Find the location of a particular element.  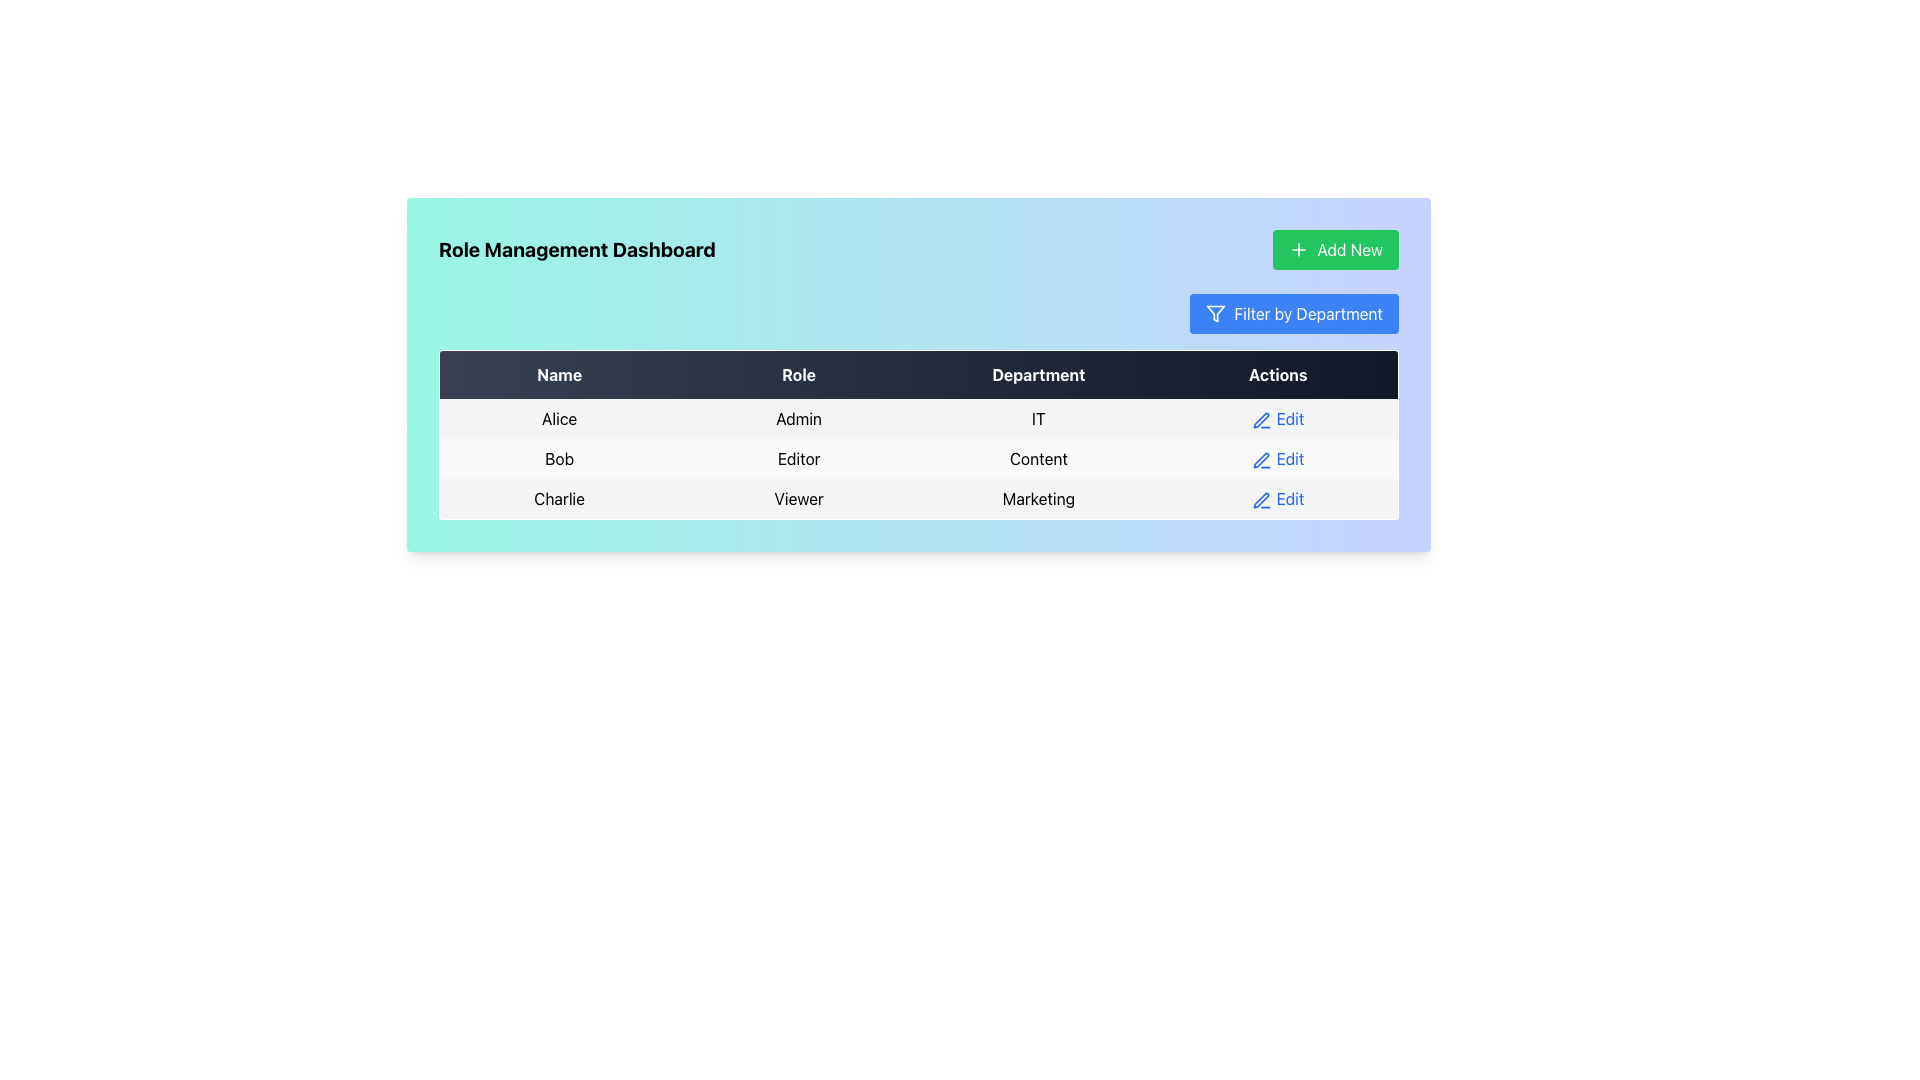

the link with an associated SVG icon located in the last row of the 'Actions' column in the 'Role Management Dashboard' is located at coordinates (1277, 498).